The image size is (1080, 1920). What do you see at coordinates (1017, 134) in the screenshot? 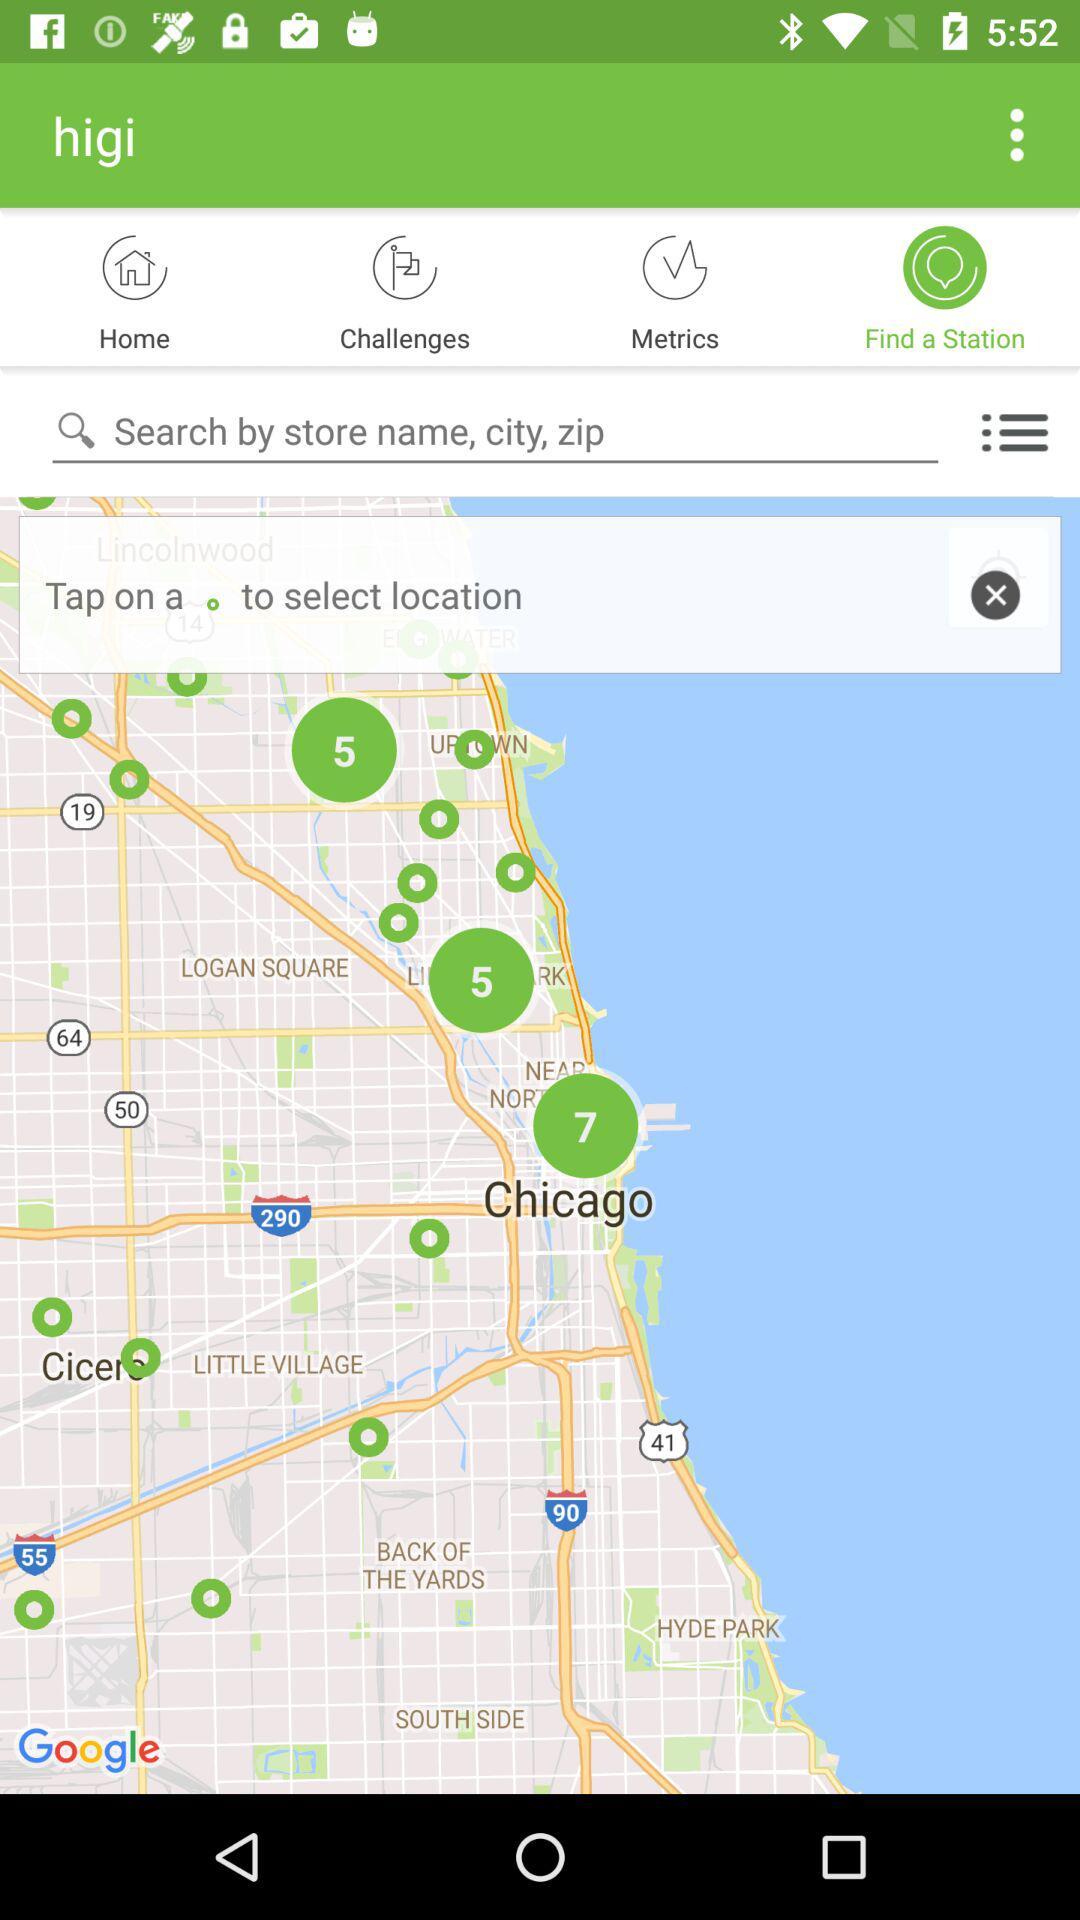
I see `the dot menu at from right  top corner` at bounding box center [1017, 134].